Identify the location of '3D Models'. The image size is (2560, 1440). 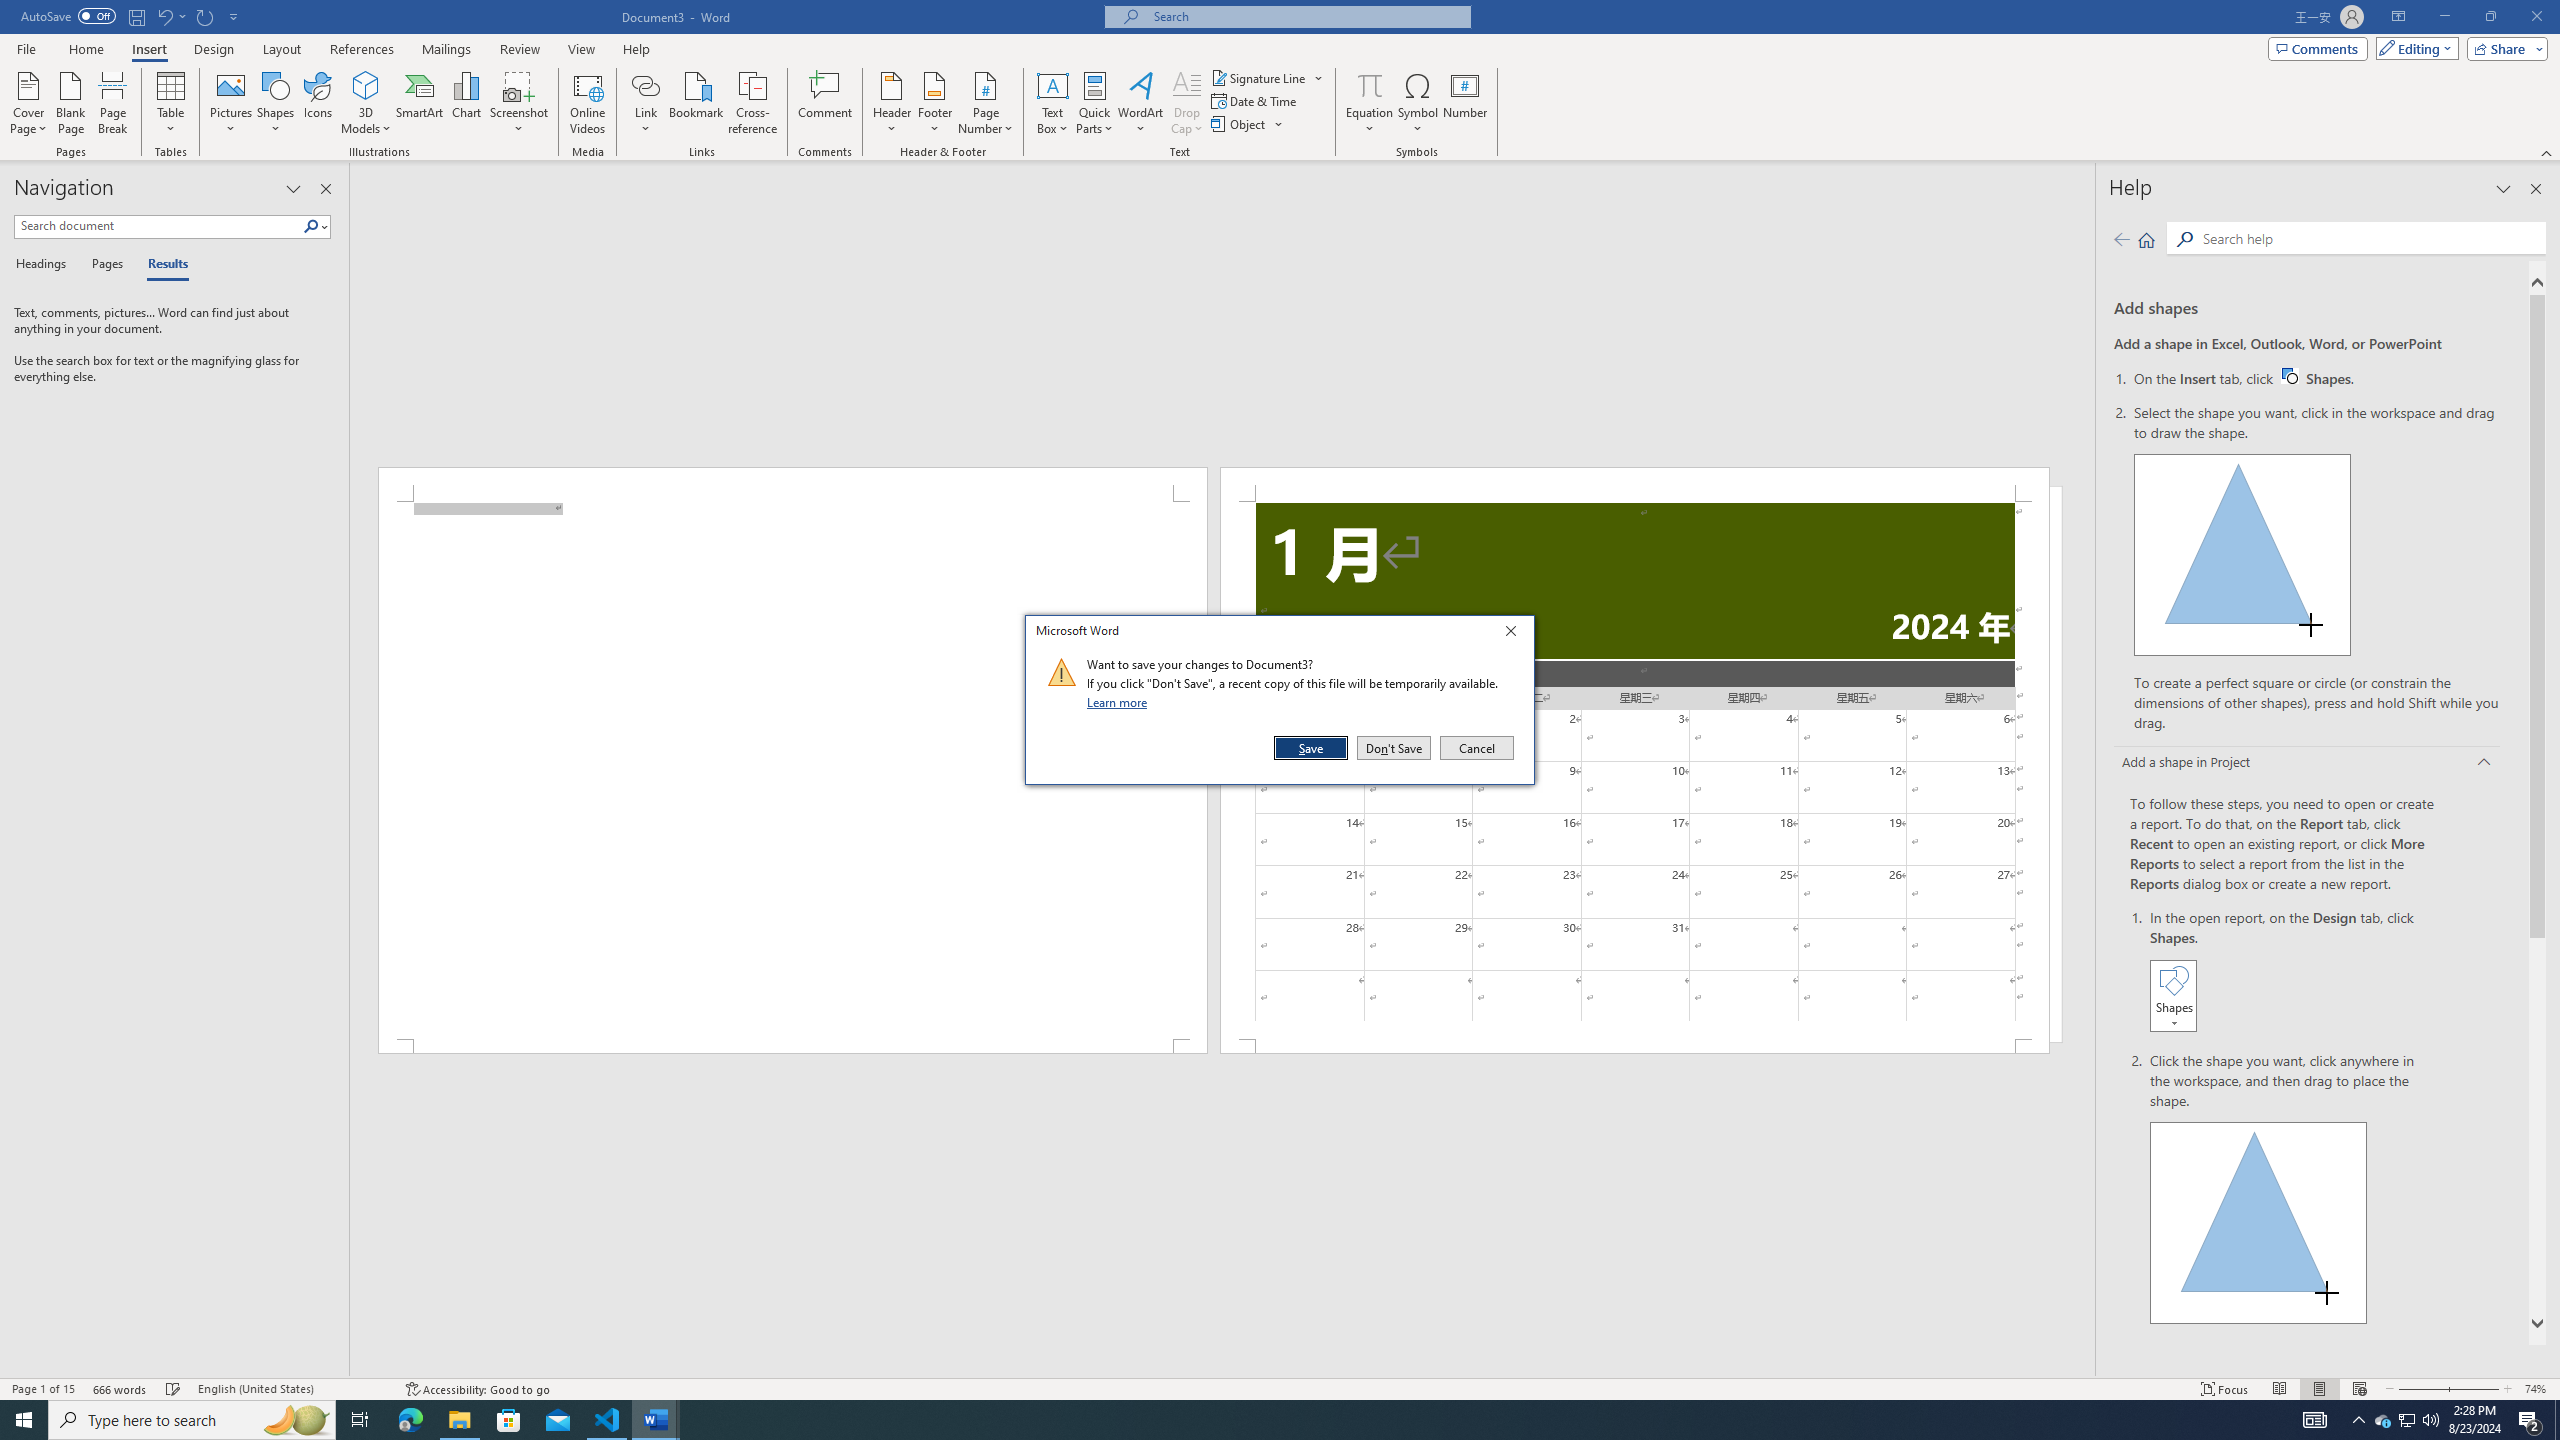
(366, 84).